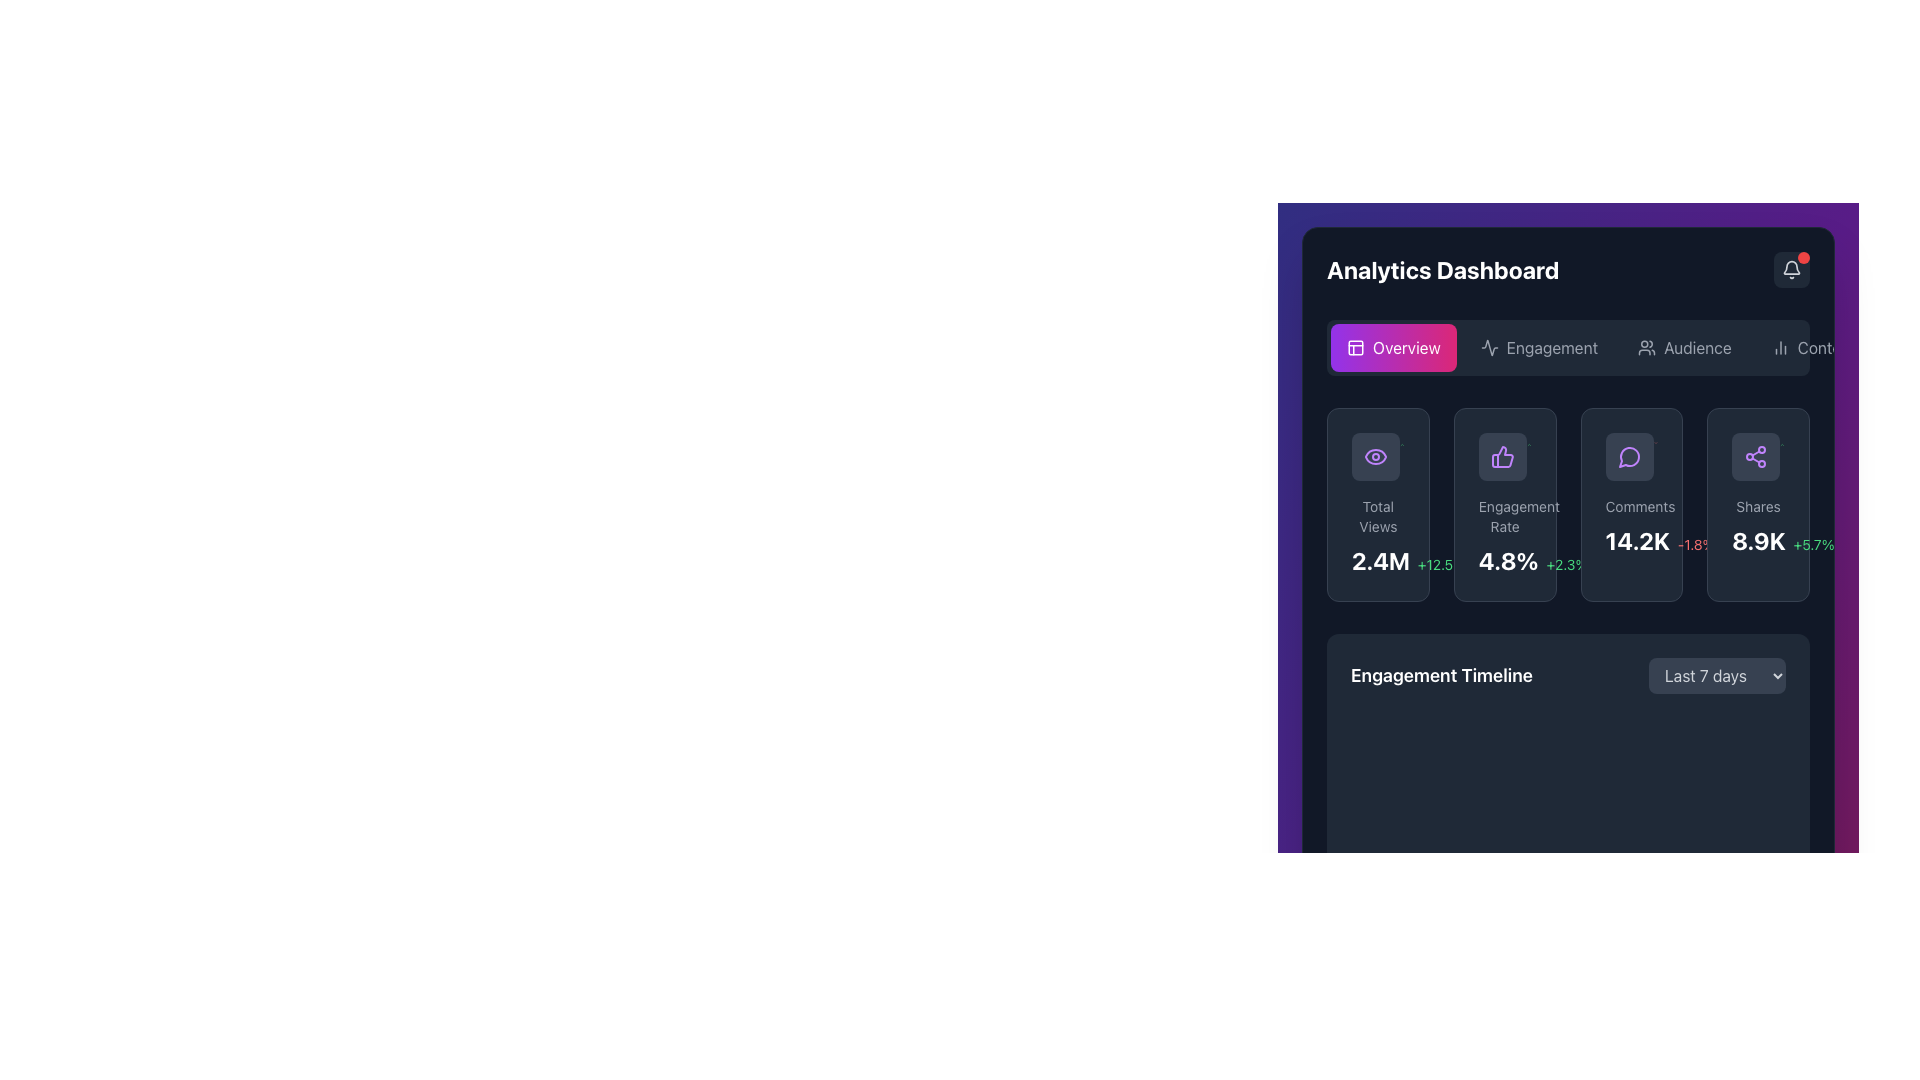 This screenshot has width=1920, height=1080. Describe the element at coordinates (1716, 675) in the screenshot. I see `the dropdown button for engagement metrics located to the right of the title text 'Engagement Timeline'` at that location.